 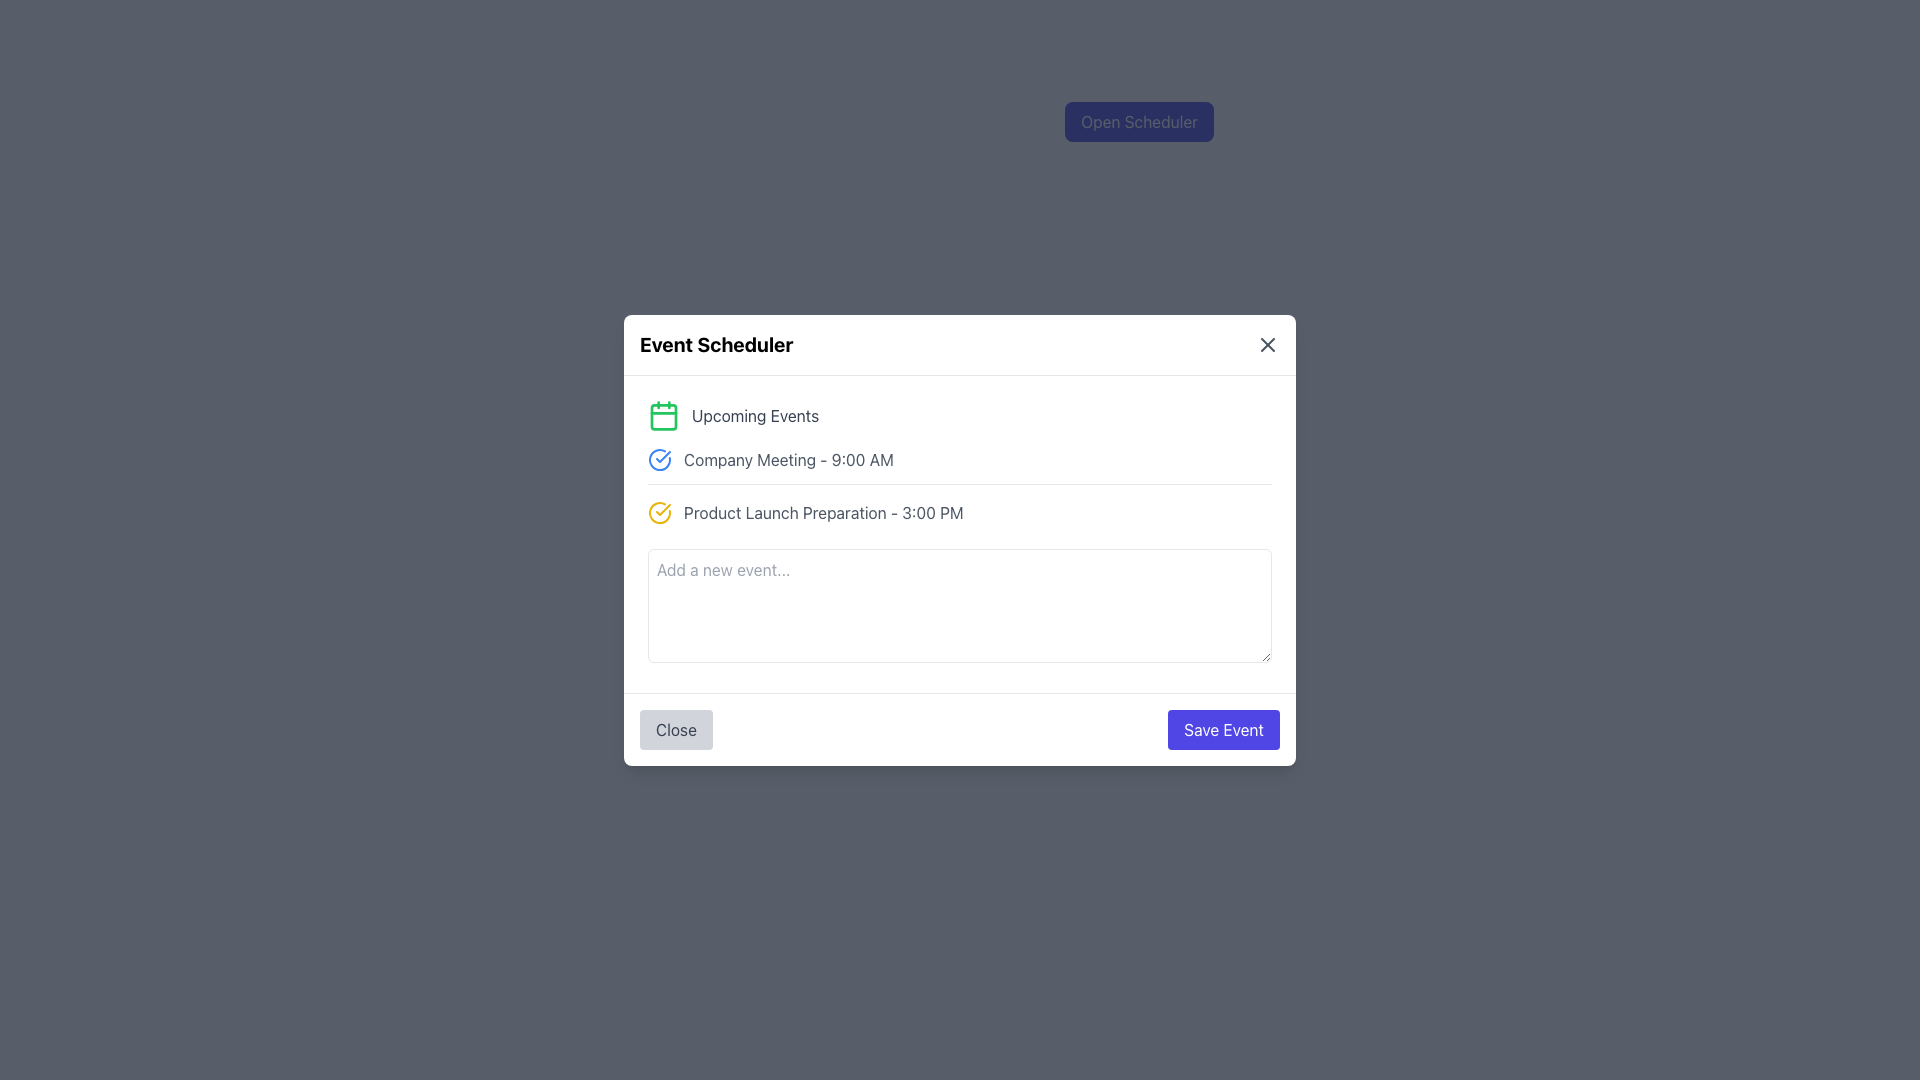 I want to click on text label displaying 'Company Meeting - 9:00 AM' located in the event list of the 'Event Scheduler' modal interface to understand the event details, so click(x=787, y=459).